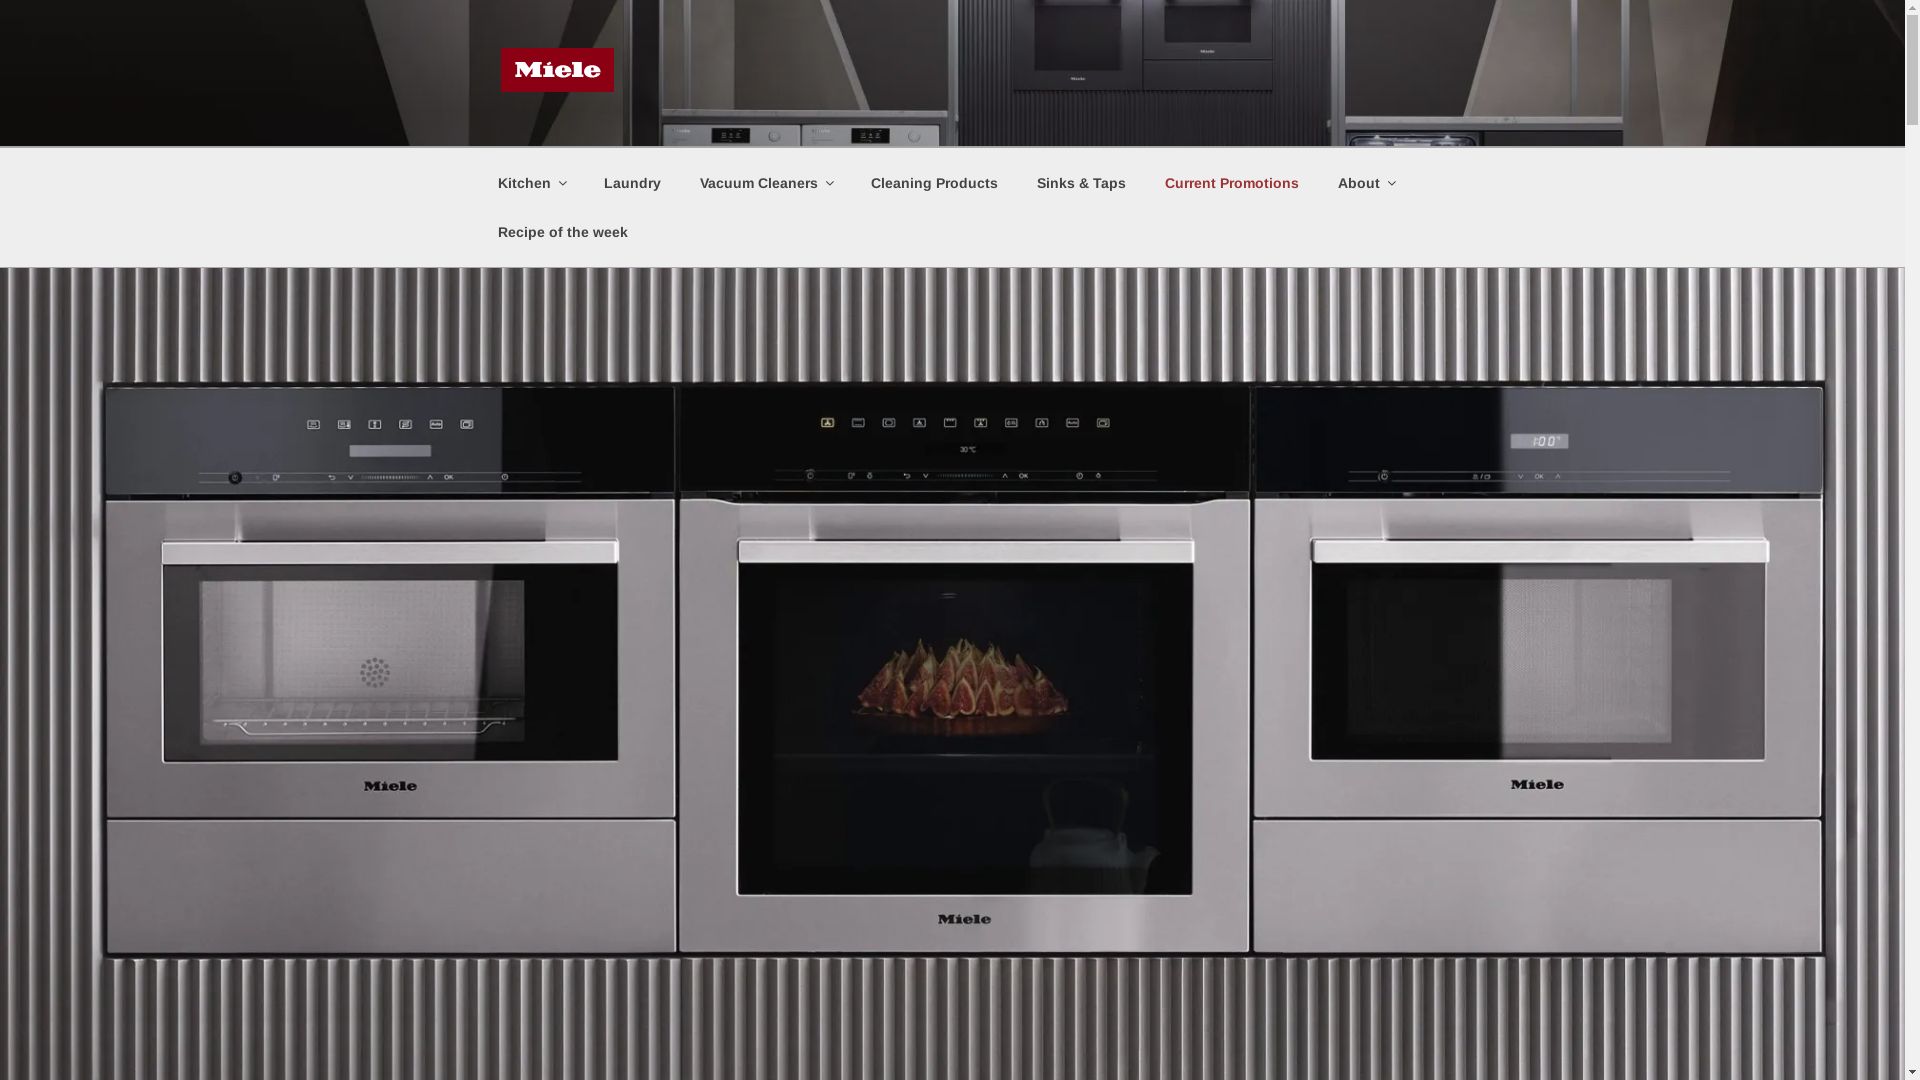 This screenshot has height=1080, width=1920. Describe the element at coordinates (1320, 182) in the screenshot. I see `'About'` at that location.